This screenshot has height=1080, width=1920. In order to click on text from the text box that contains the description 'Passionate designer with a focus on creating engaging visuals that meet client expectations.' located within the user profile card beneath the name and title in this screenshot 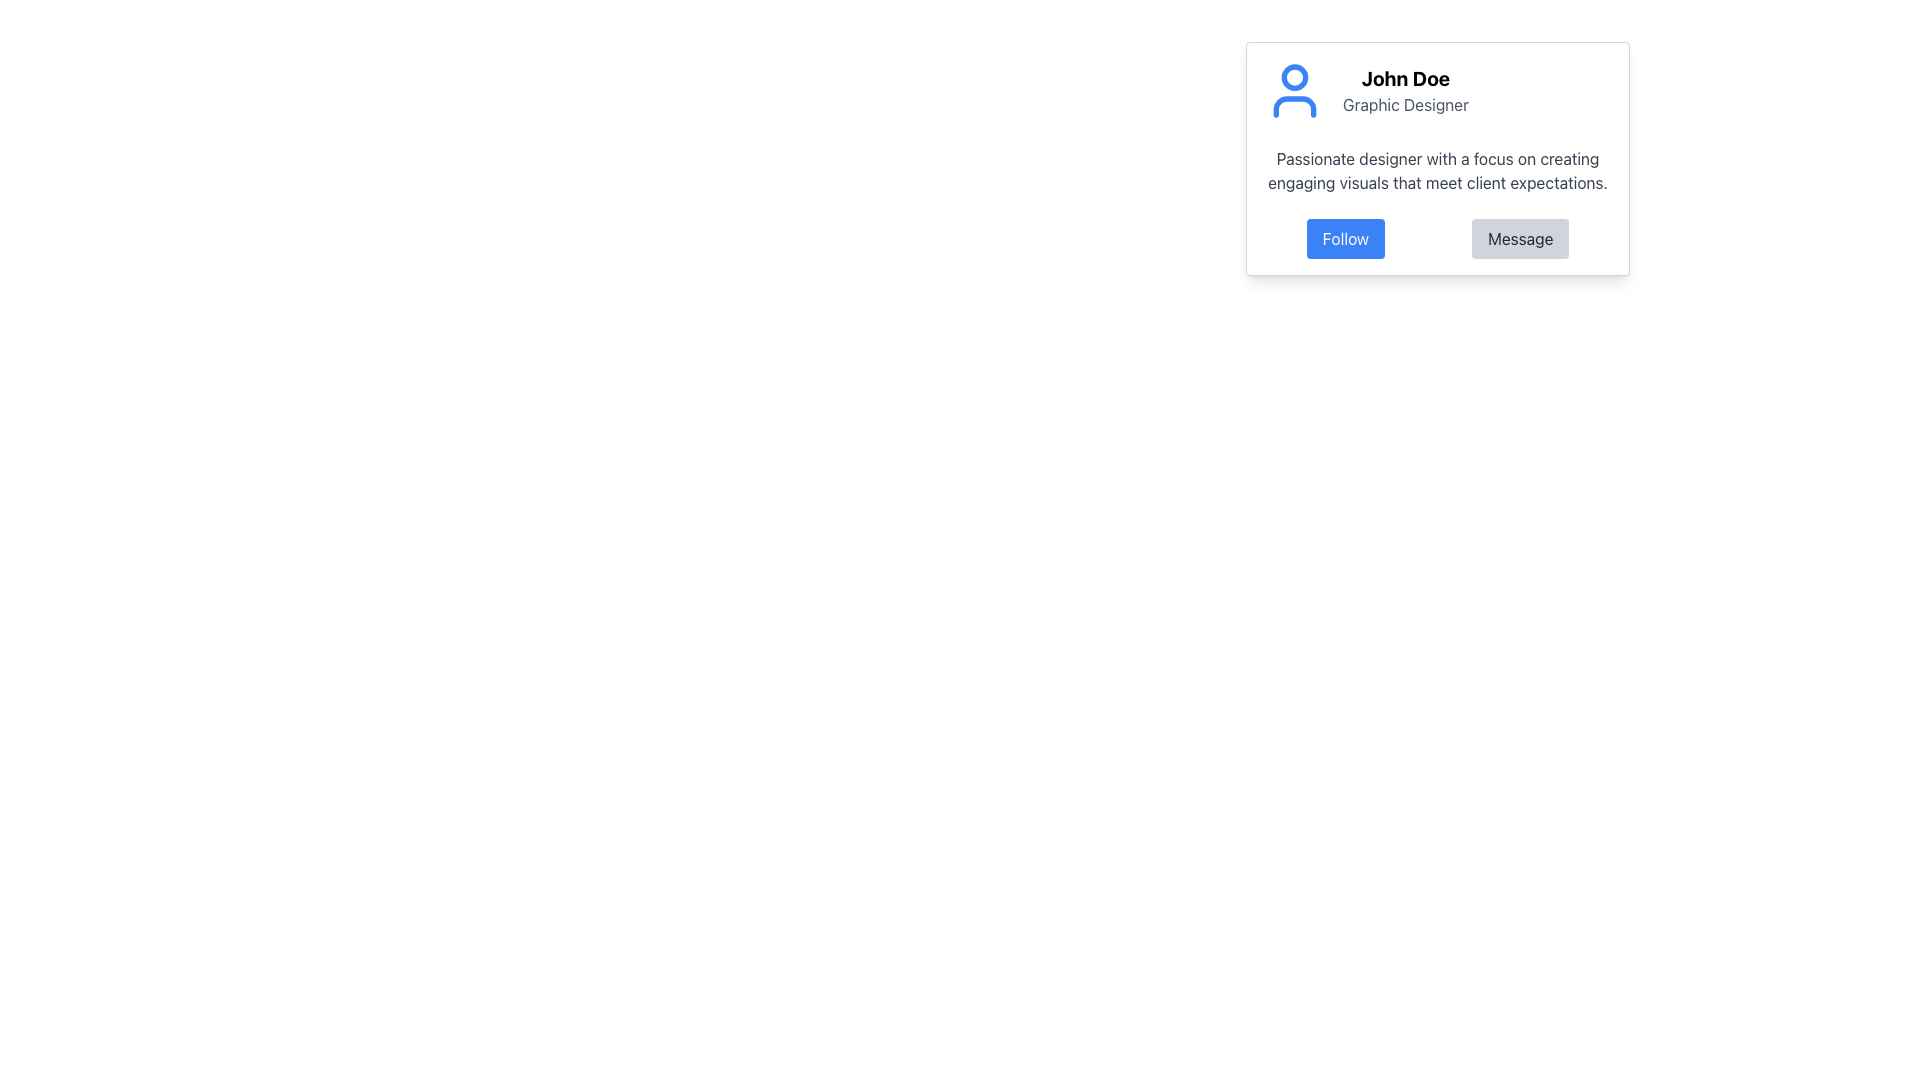, I will do `click(1437, 169)`.